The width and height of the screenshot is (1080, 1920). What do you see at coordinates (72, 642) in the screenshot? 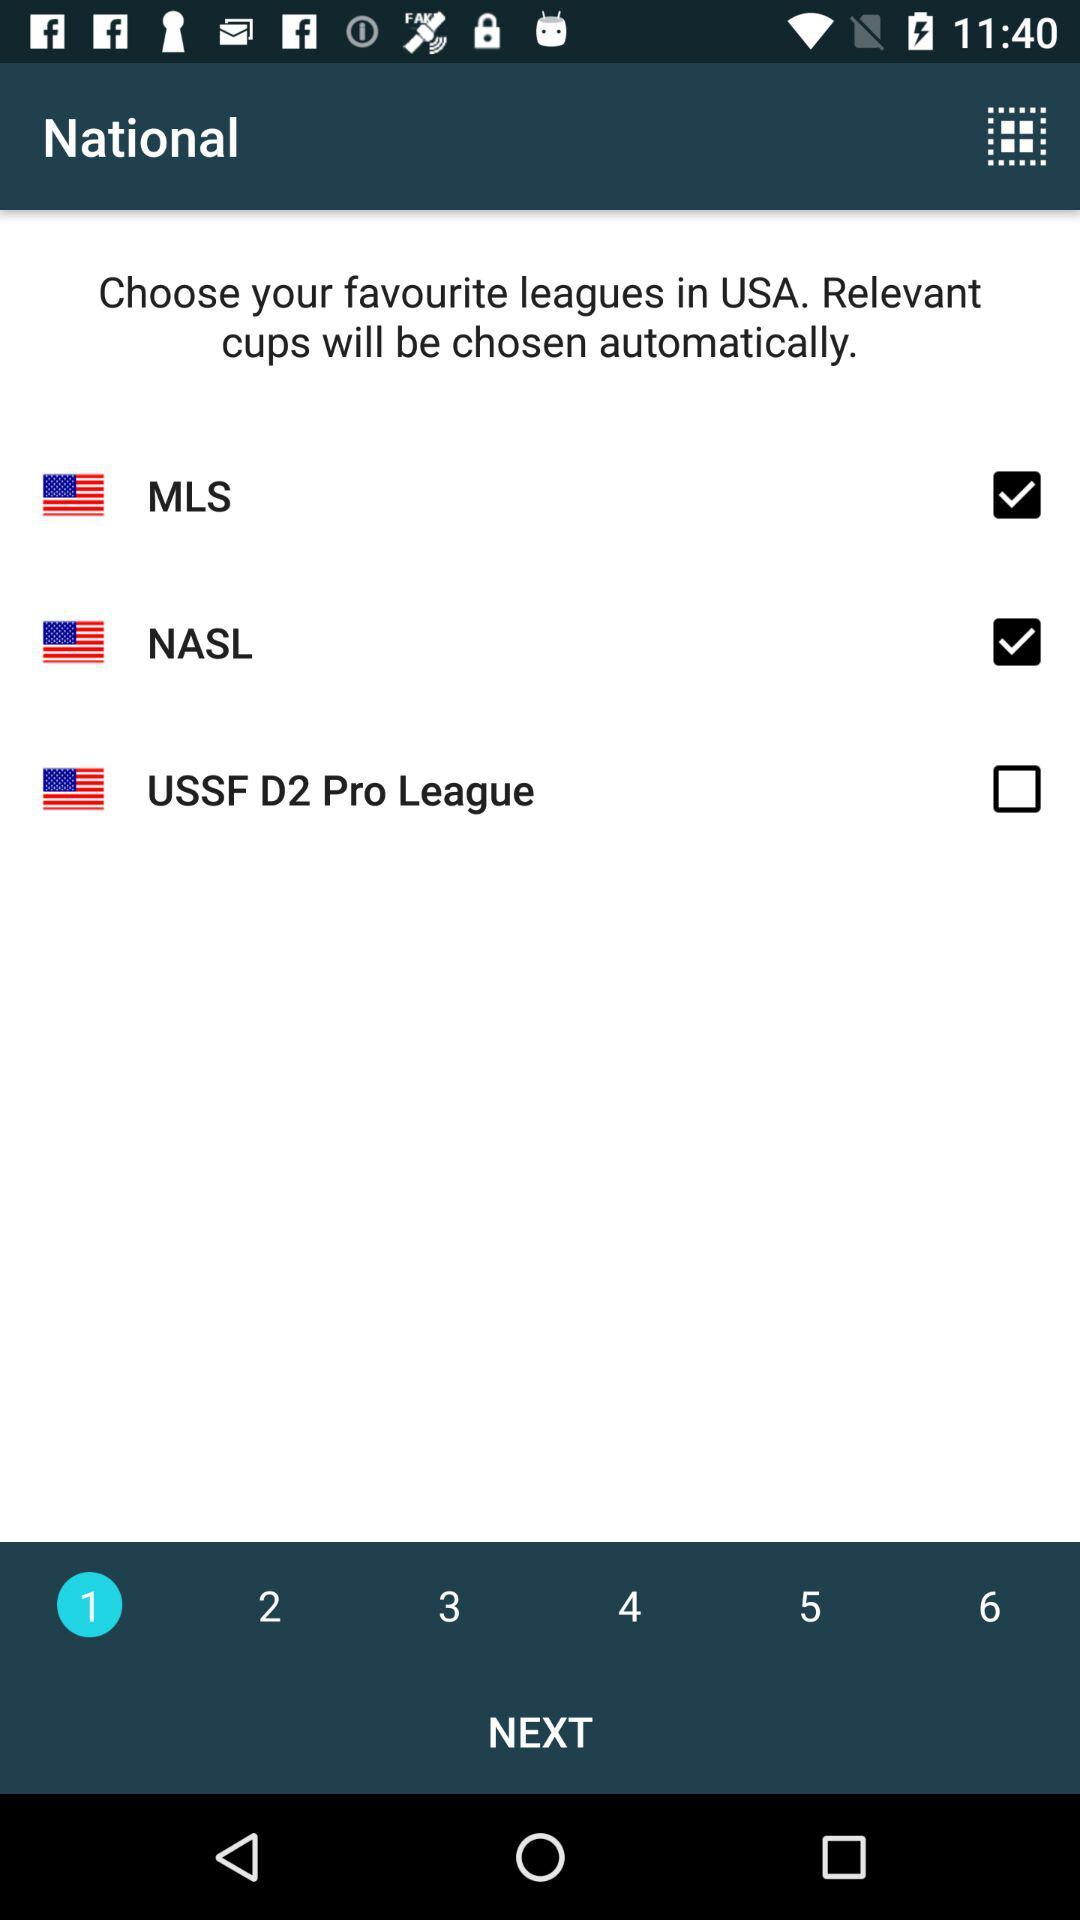
I see `the second flag icon from top` at bounding box center [72, 642].